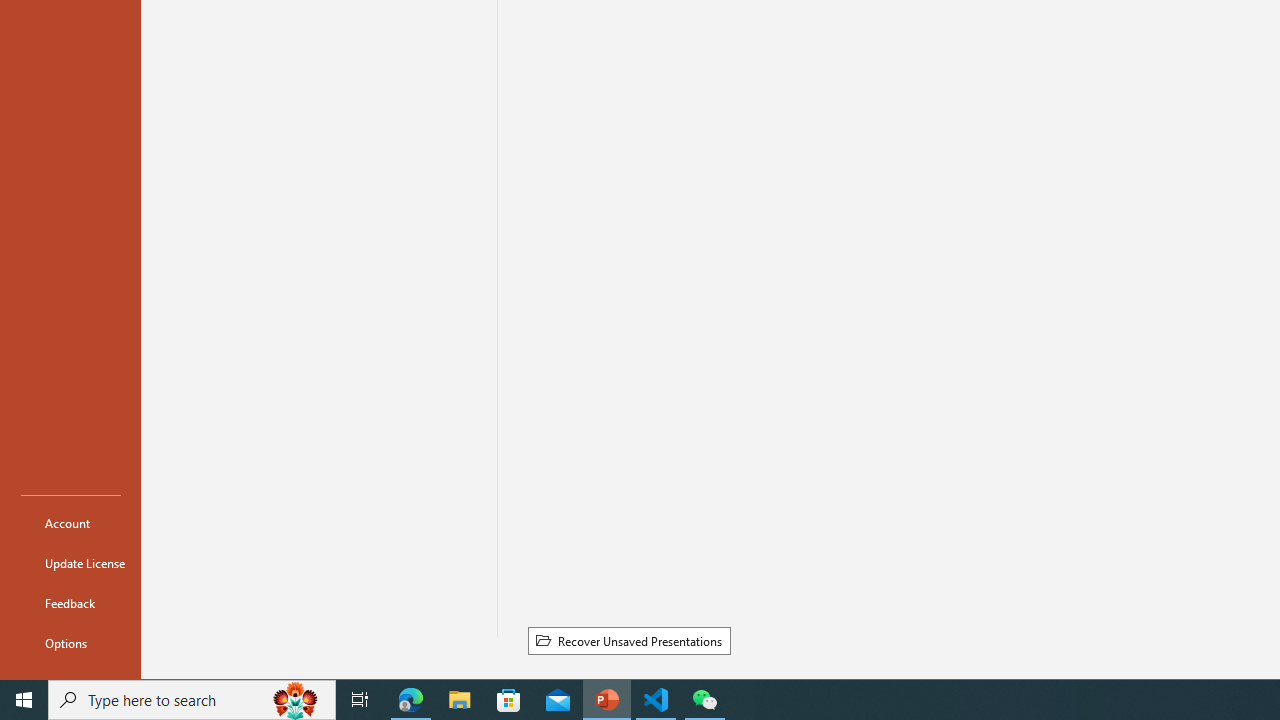 This screenshot has height=720, width=1280. I want to click on 'Recover Unsaved Presentations', so click(628, 641).